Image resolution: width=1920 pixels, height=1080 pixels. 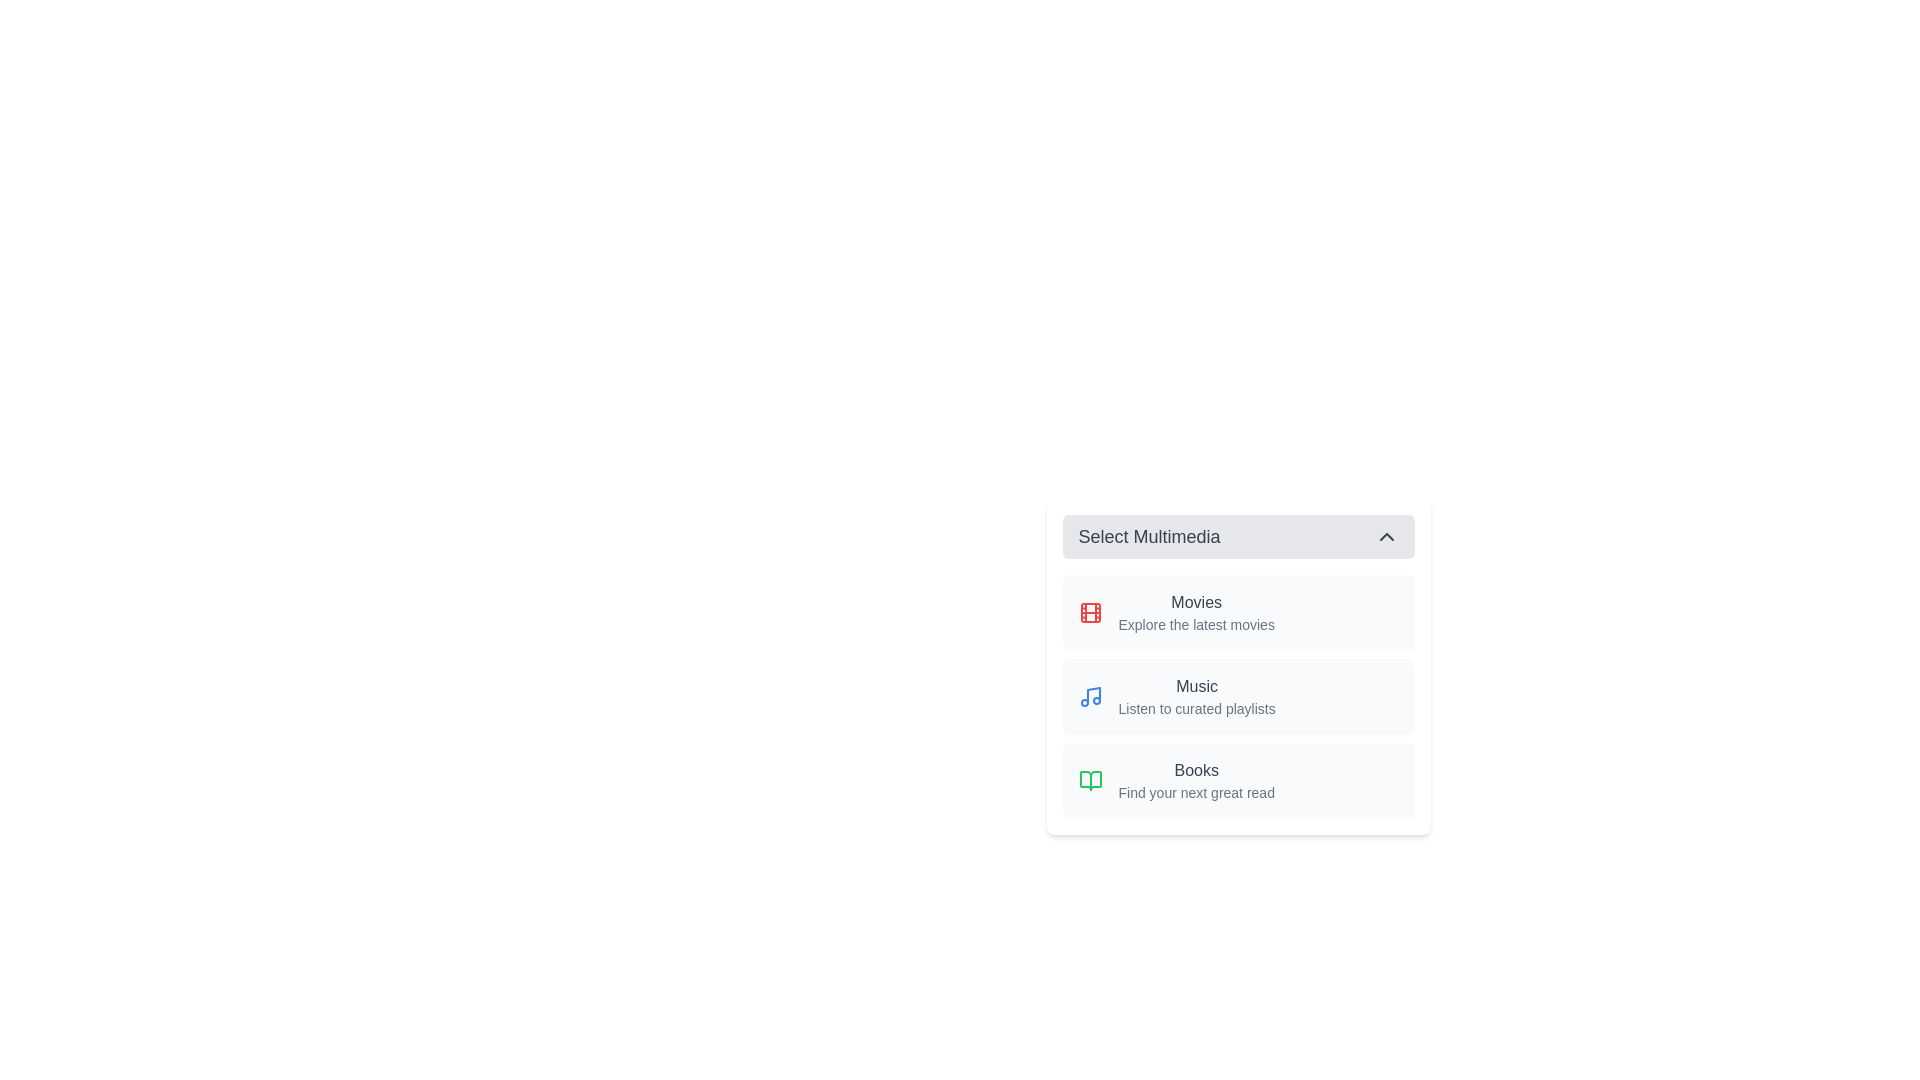 I want to click on the 'Books' icon located at the top left corner of the 'Books' card element, which visually represents books and aids in recognition of the section, so click(x=1089, y=779).